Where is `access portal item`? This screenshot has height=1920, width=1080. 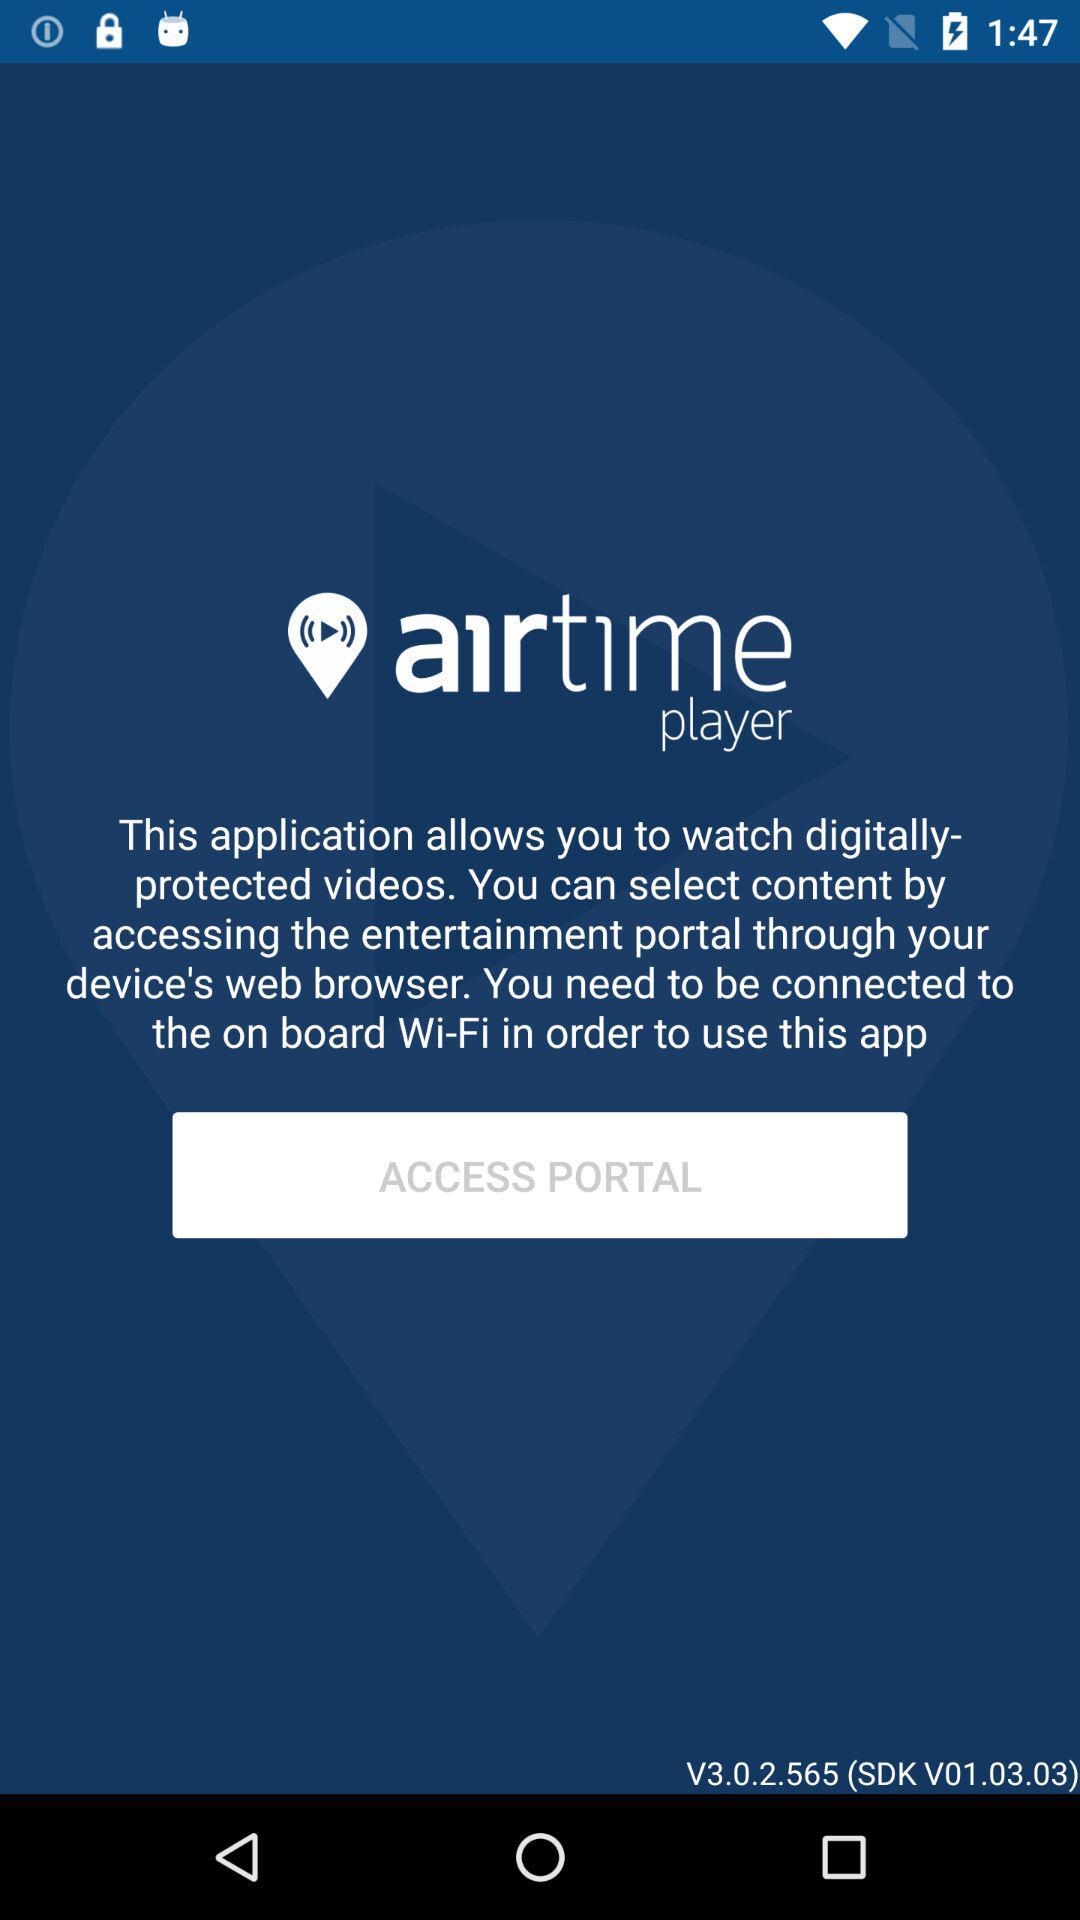
access portal item is located at coordinates (540, 1175).